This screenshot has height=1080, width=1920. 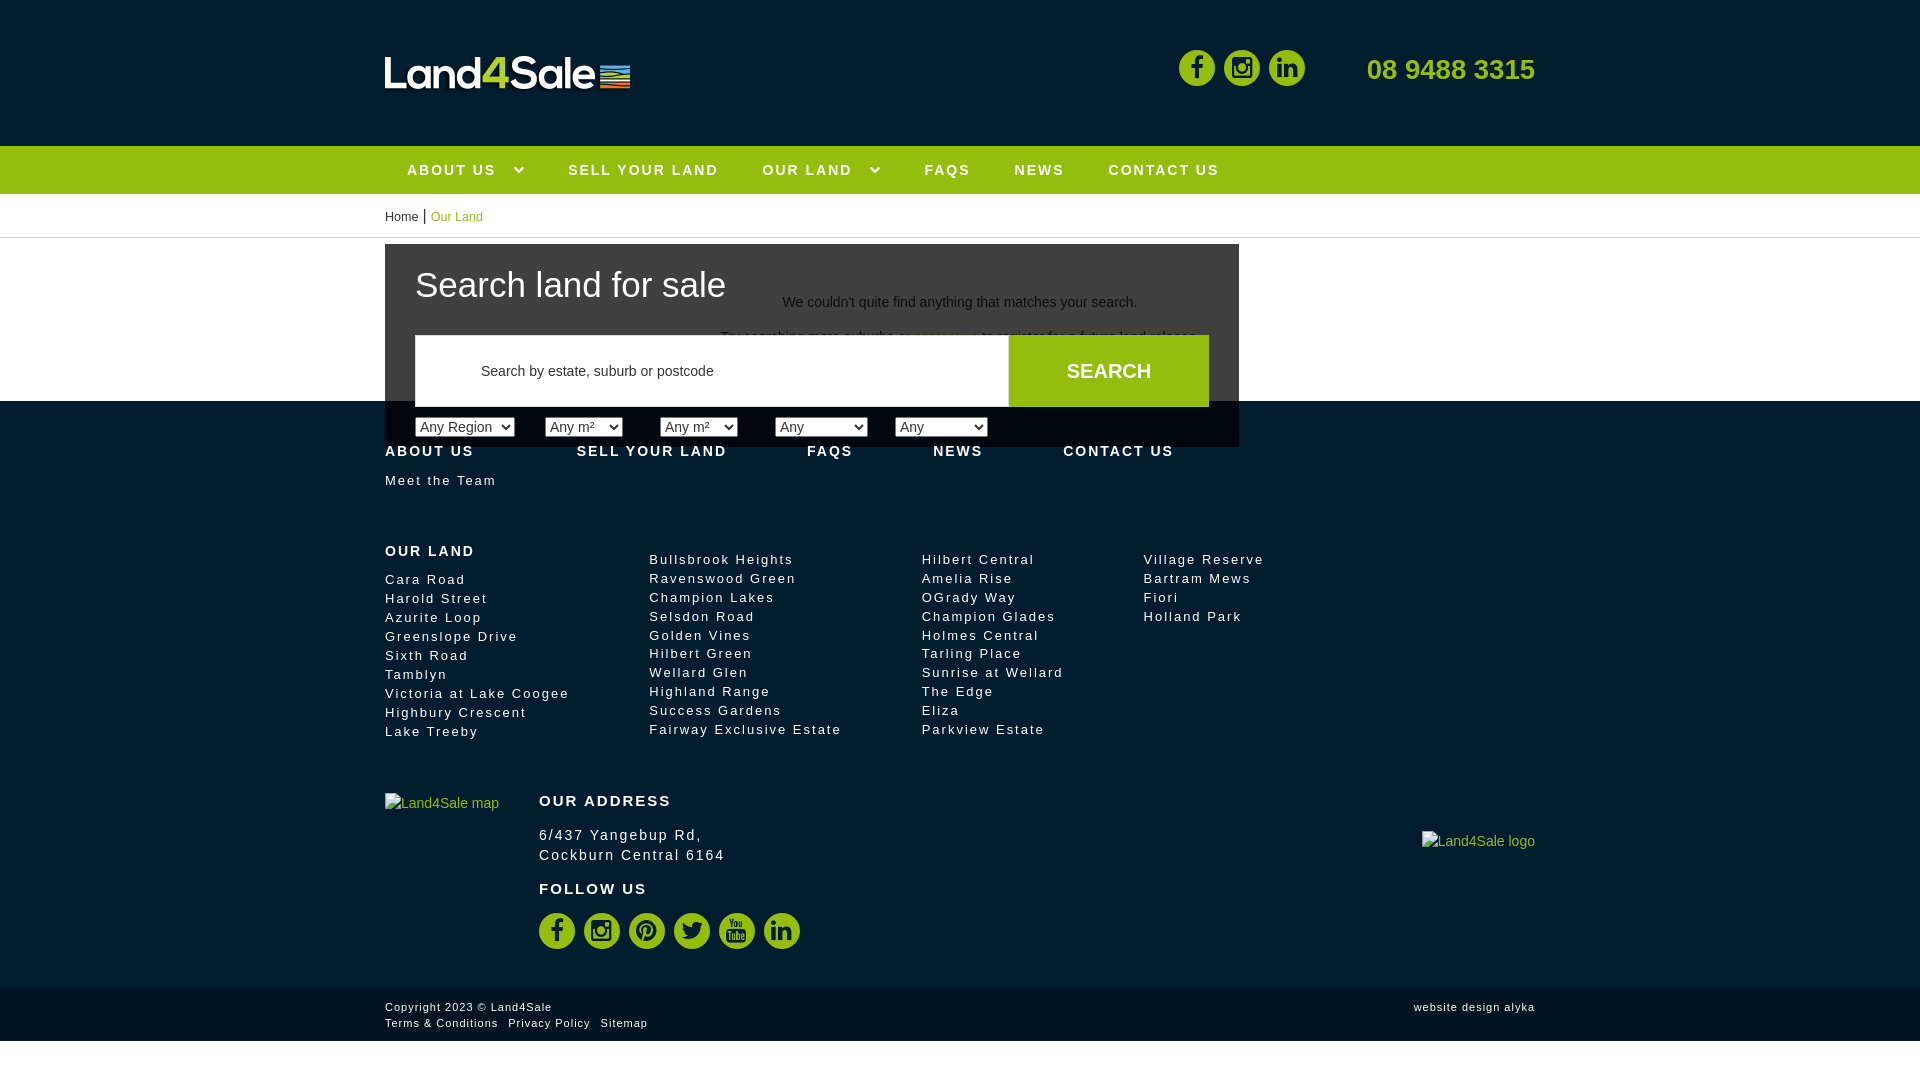 I want to click on 'Meet the Team', so click(x=440, y=480).